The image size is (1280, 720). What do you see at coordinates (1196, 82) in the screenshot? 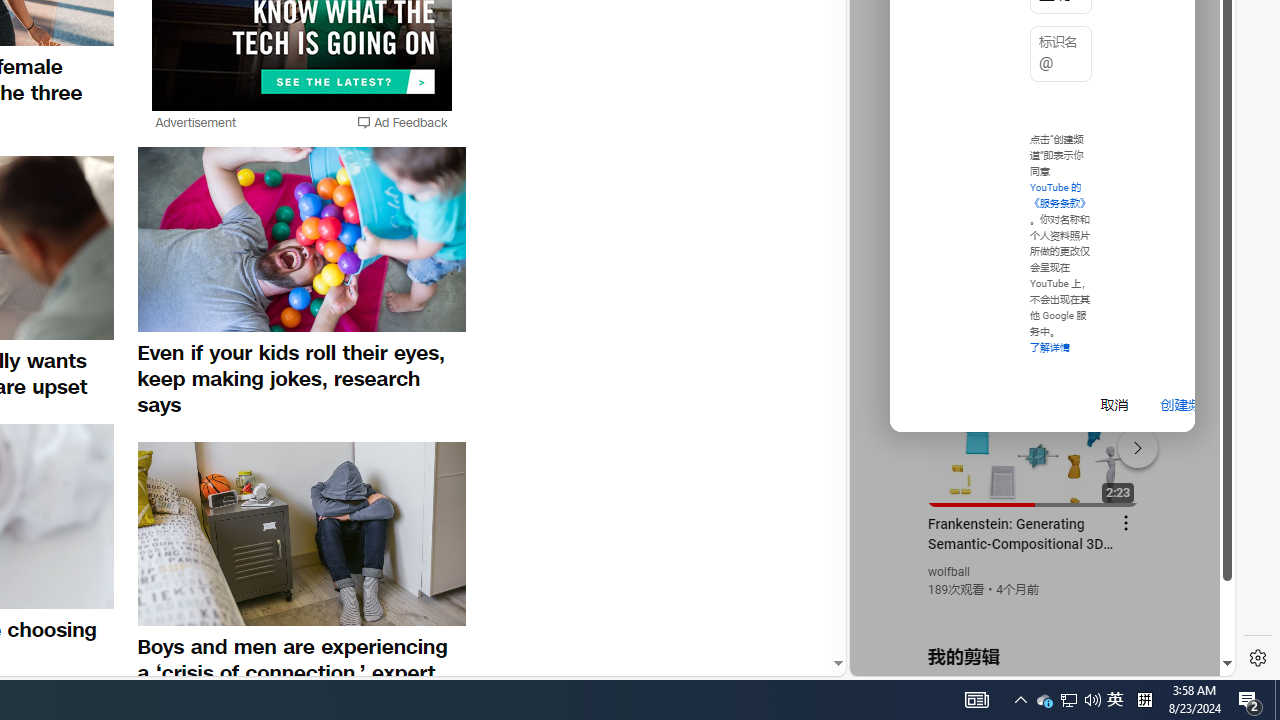
I see `'Click to scroll right'` at bounding box center [1196, 82].